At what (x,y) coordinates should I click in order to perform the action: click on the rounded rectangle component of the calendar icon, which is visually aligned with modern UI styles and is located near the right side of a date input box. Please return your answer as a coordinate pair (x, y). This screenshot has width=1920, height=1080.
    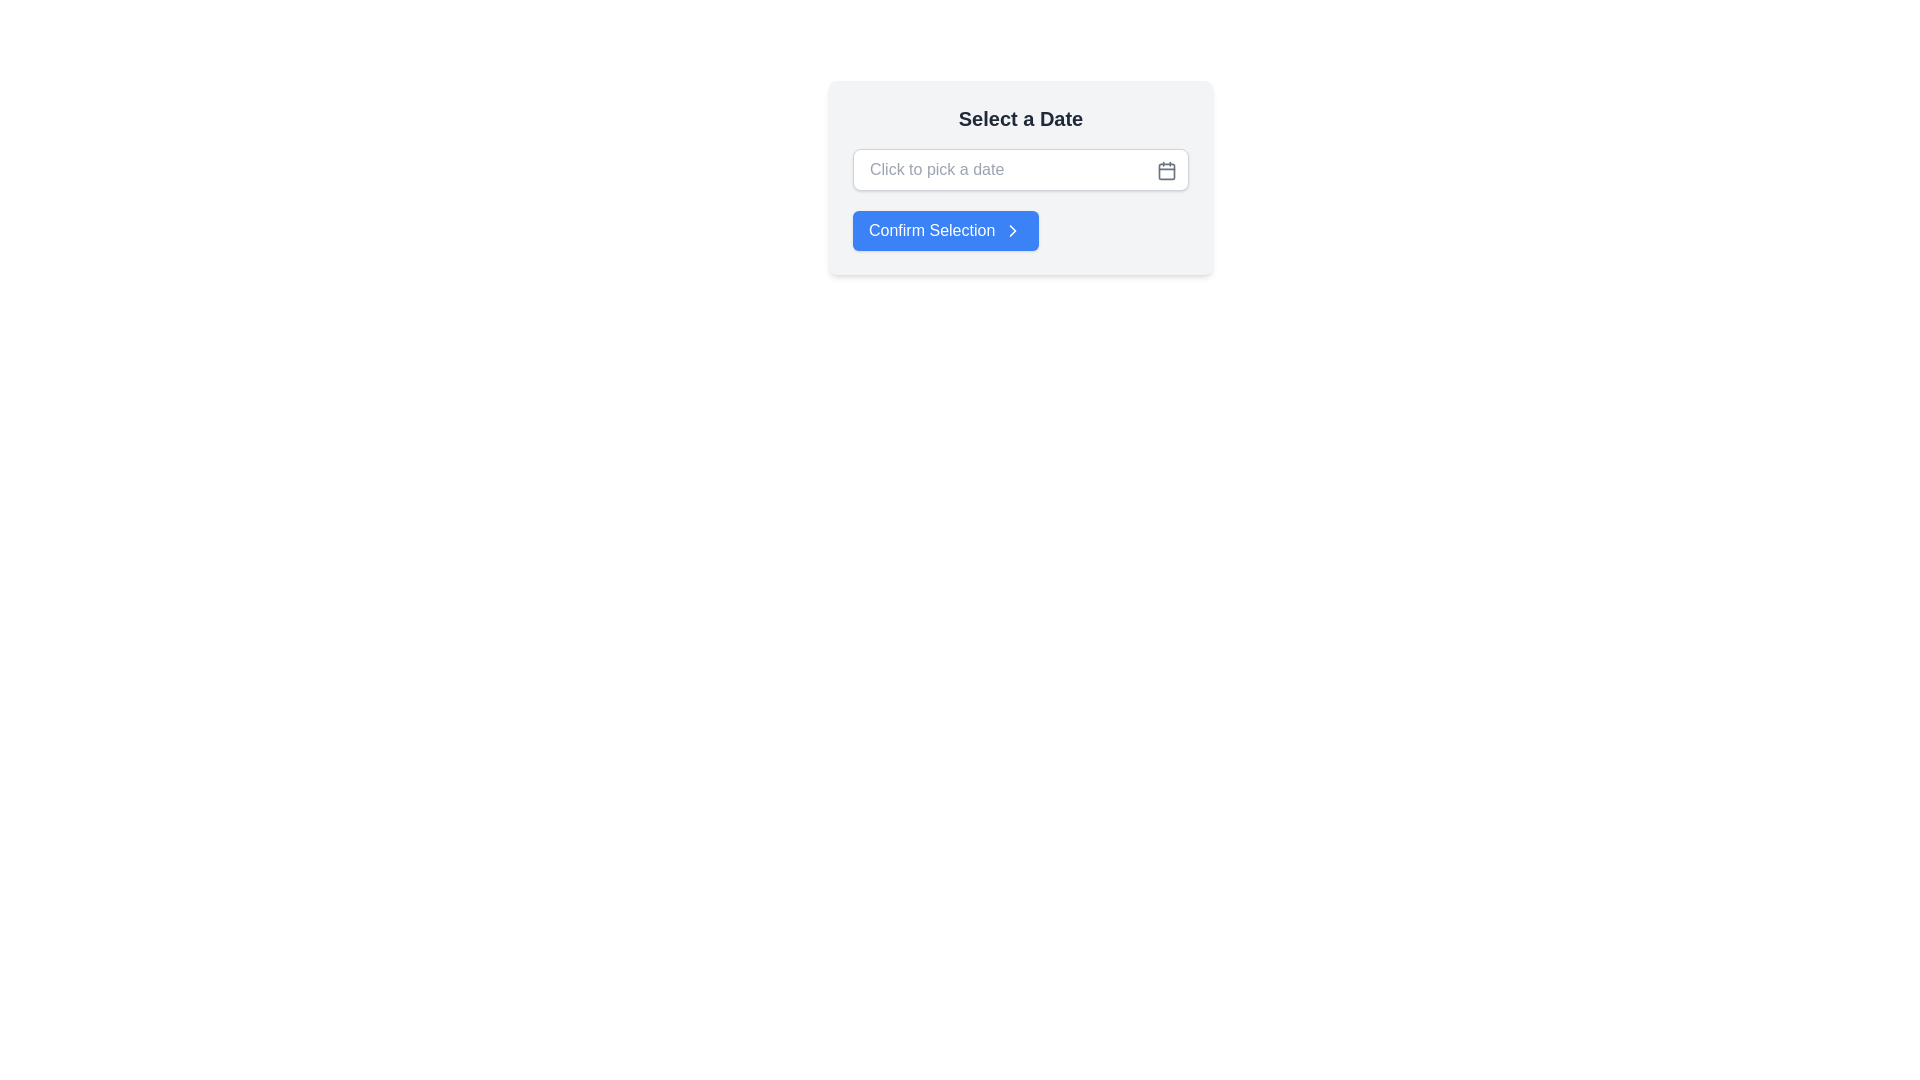
    Looking at the image, I should click on (1166, 169).